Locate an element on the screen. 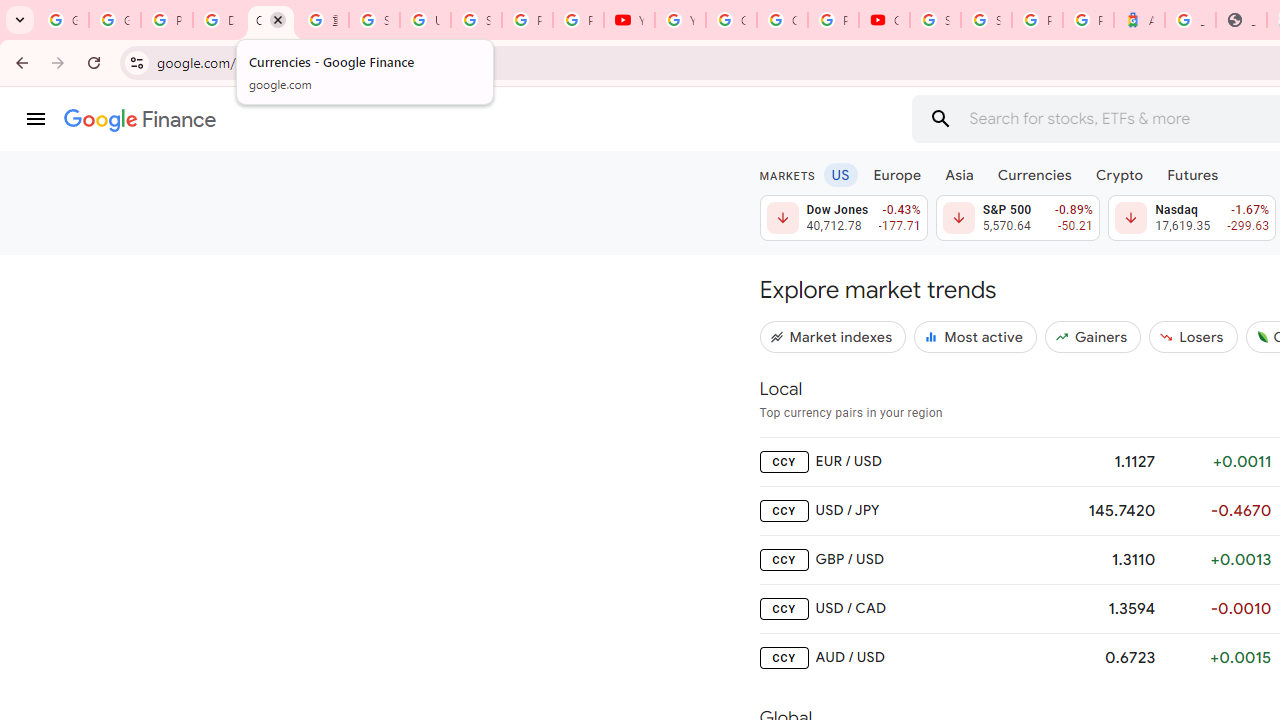  'Dow Jones 40,712.78 Down by 0.43% -177.71' is located at coordinates (843, 218).